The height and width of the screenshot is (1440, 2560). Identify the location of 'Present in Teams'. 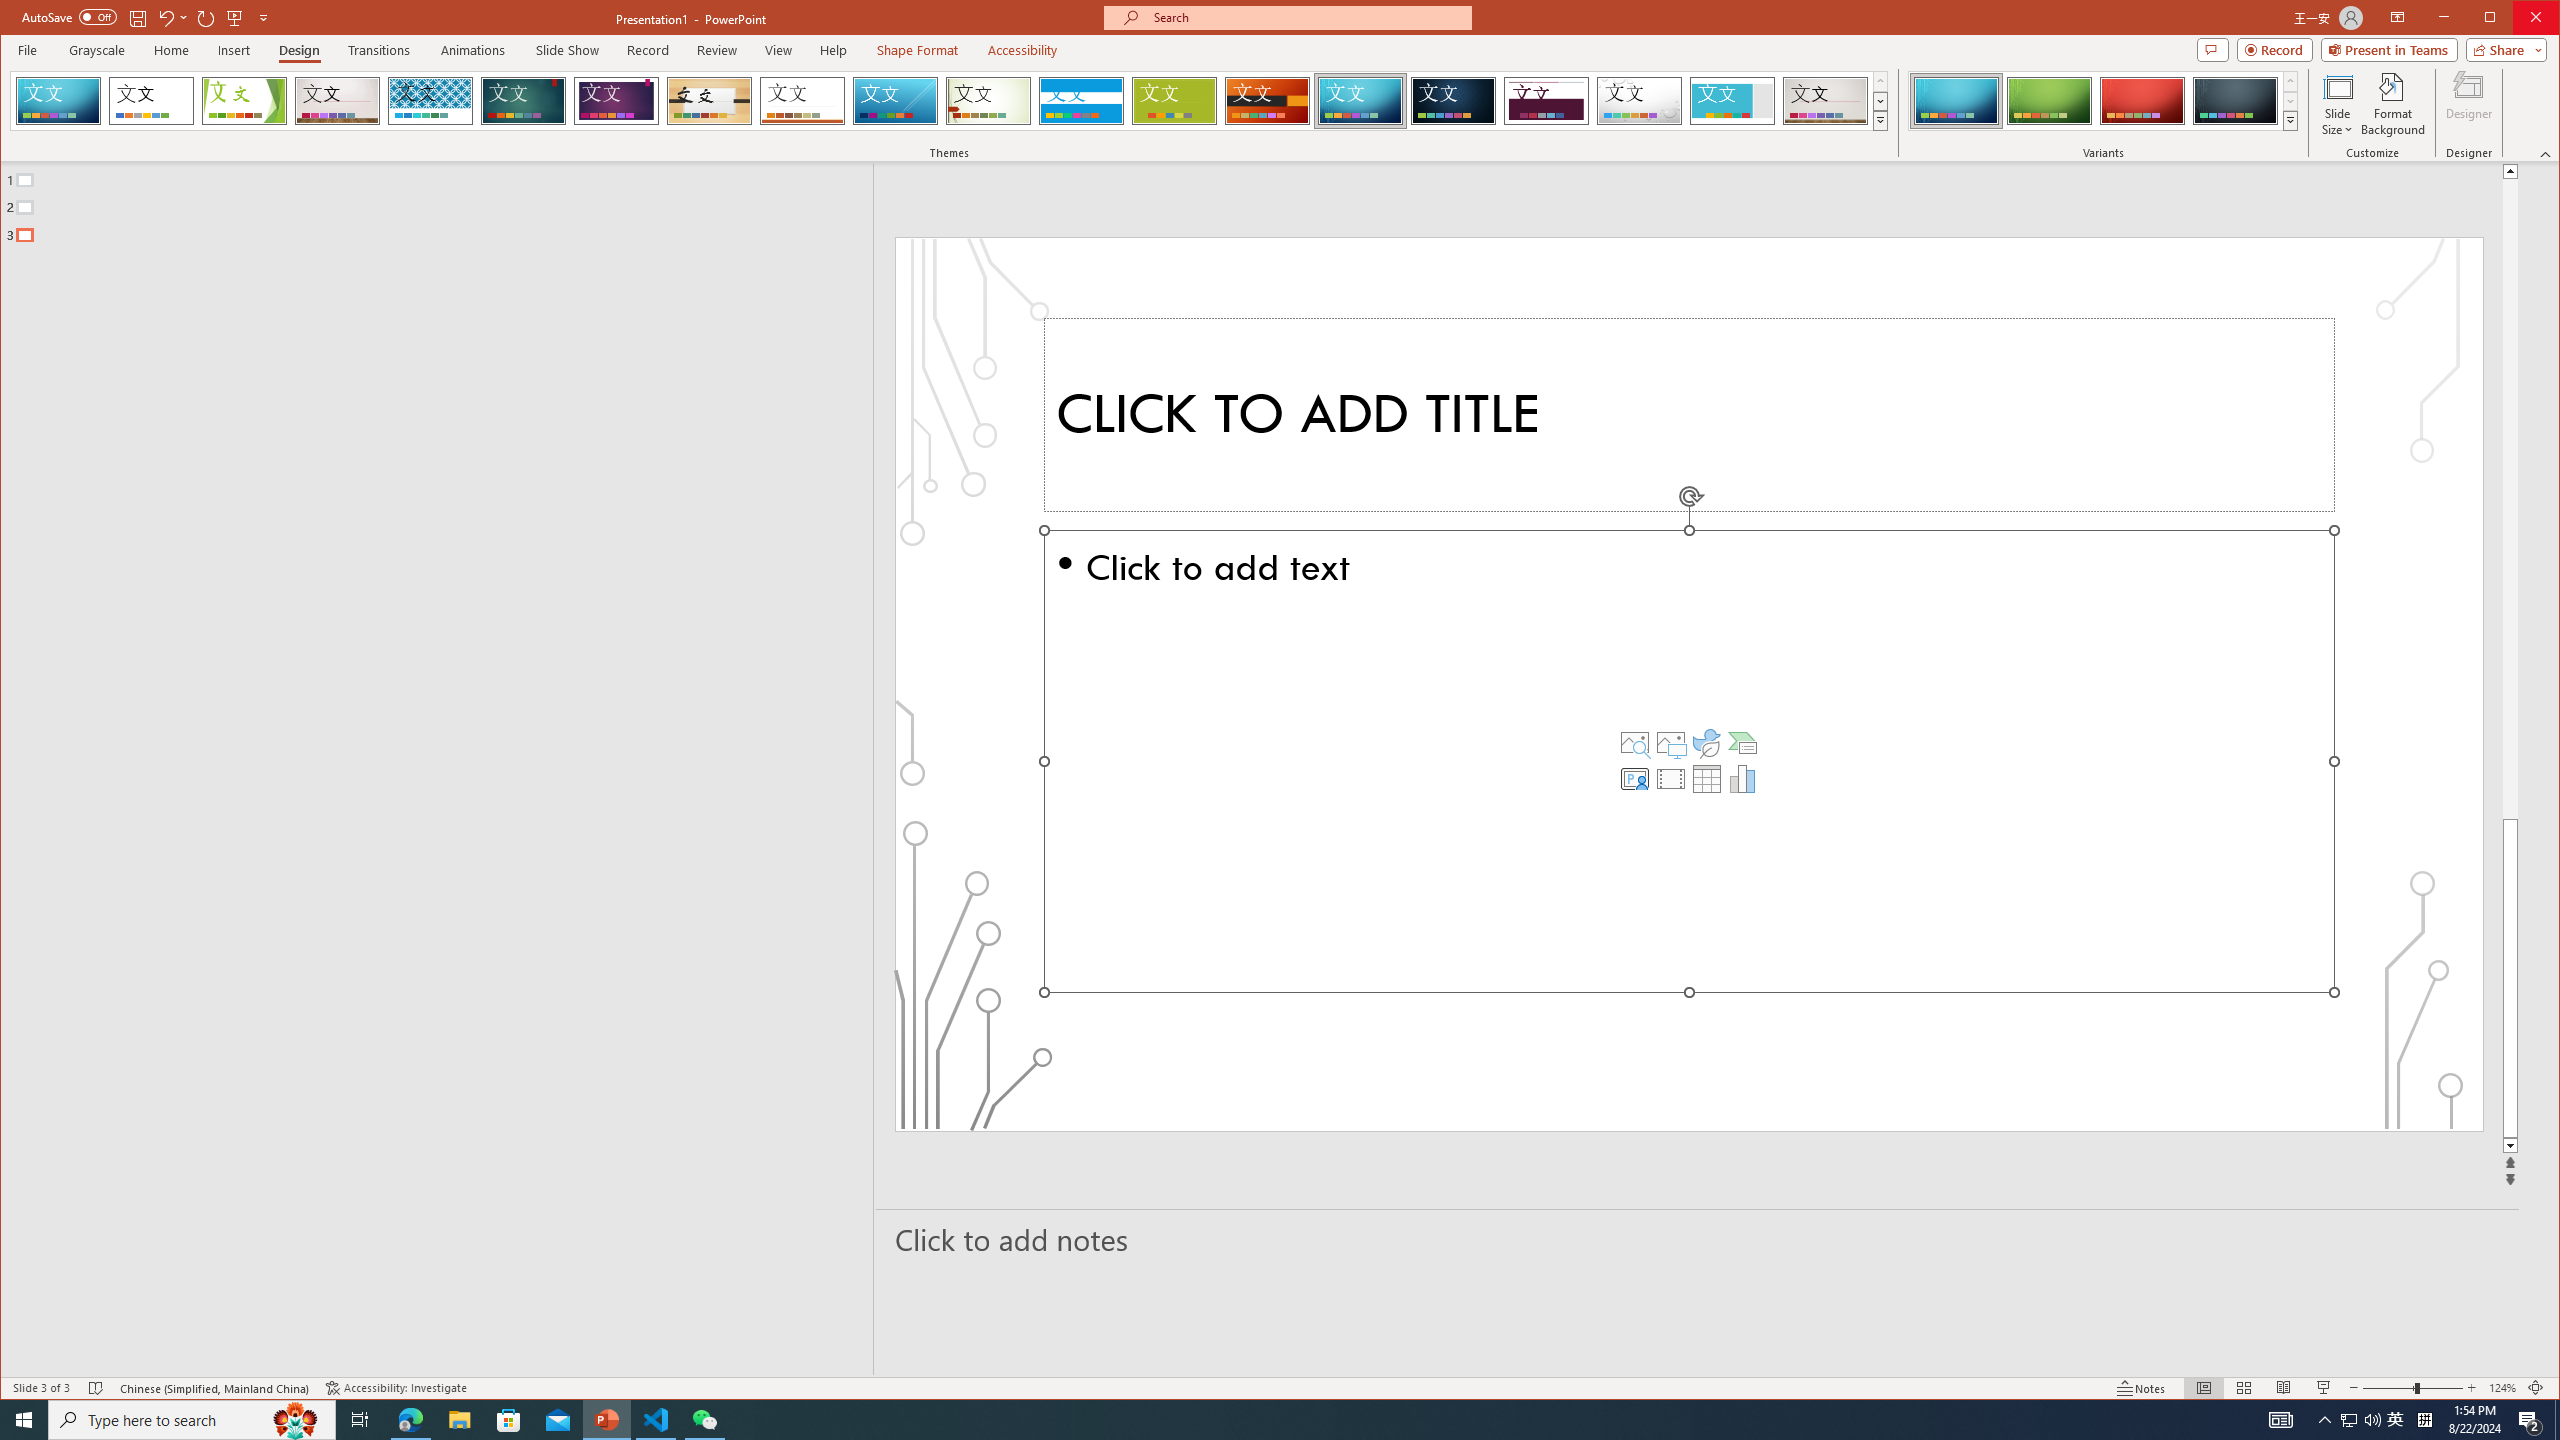
(2388, 49).